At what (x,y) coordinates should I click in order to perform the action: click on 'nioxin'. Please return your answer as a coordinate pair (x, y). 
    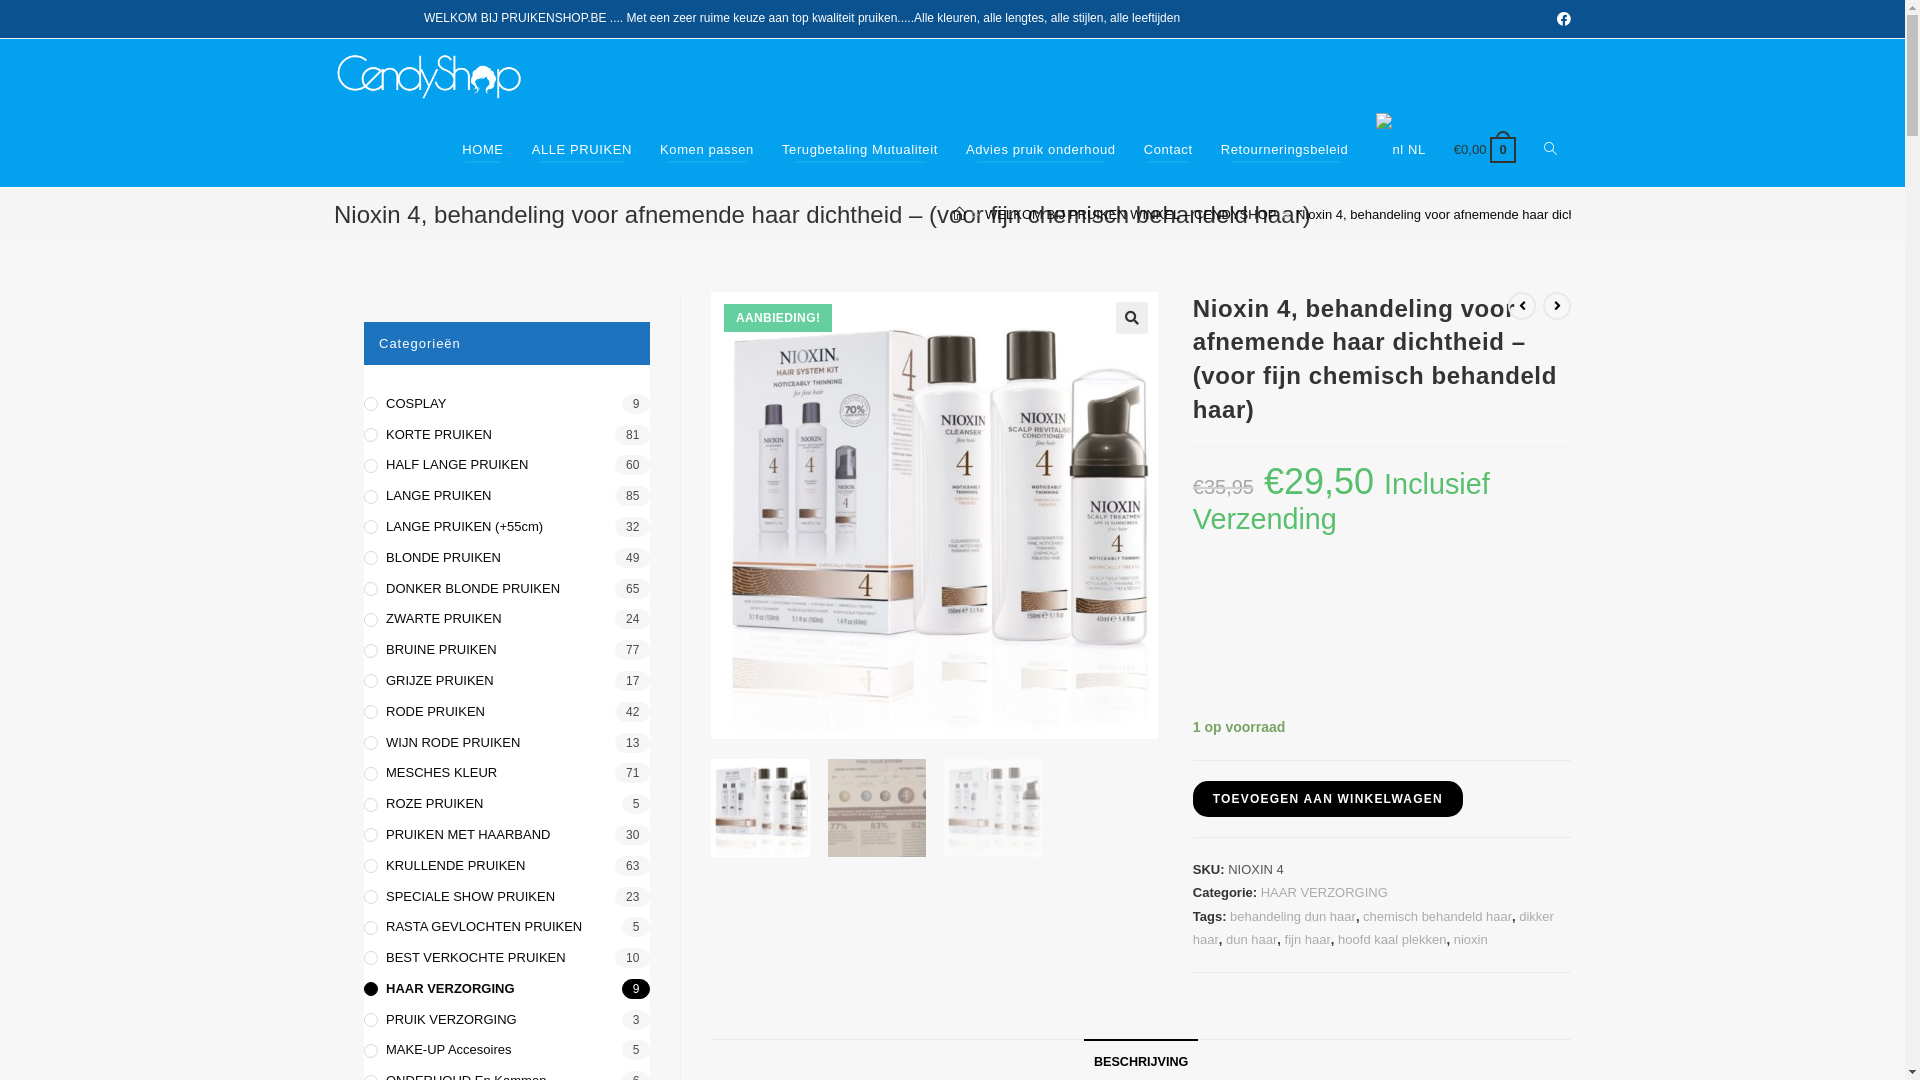
    Looking at the image, I should click on (1470, 939).